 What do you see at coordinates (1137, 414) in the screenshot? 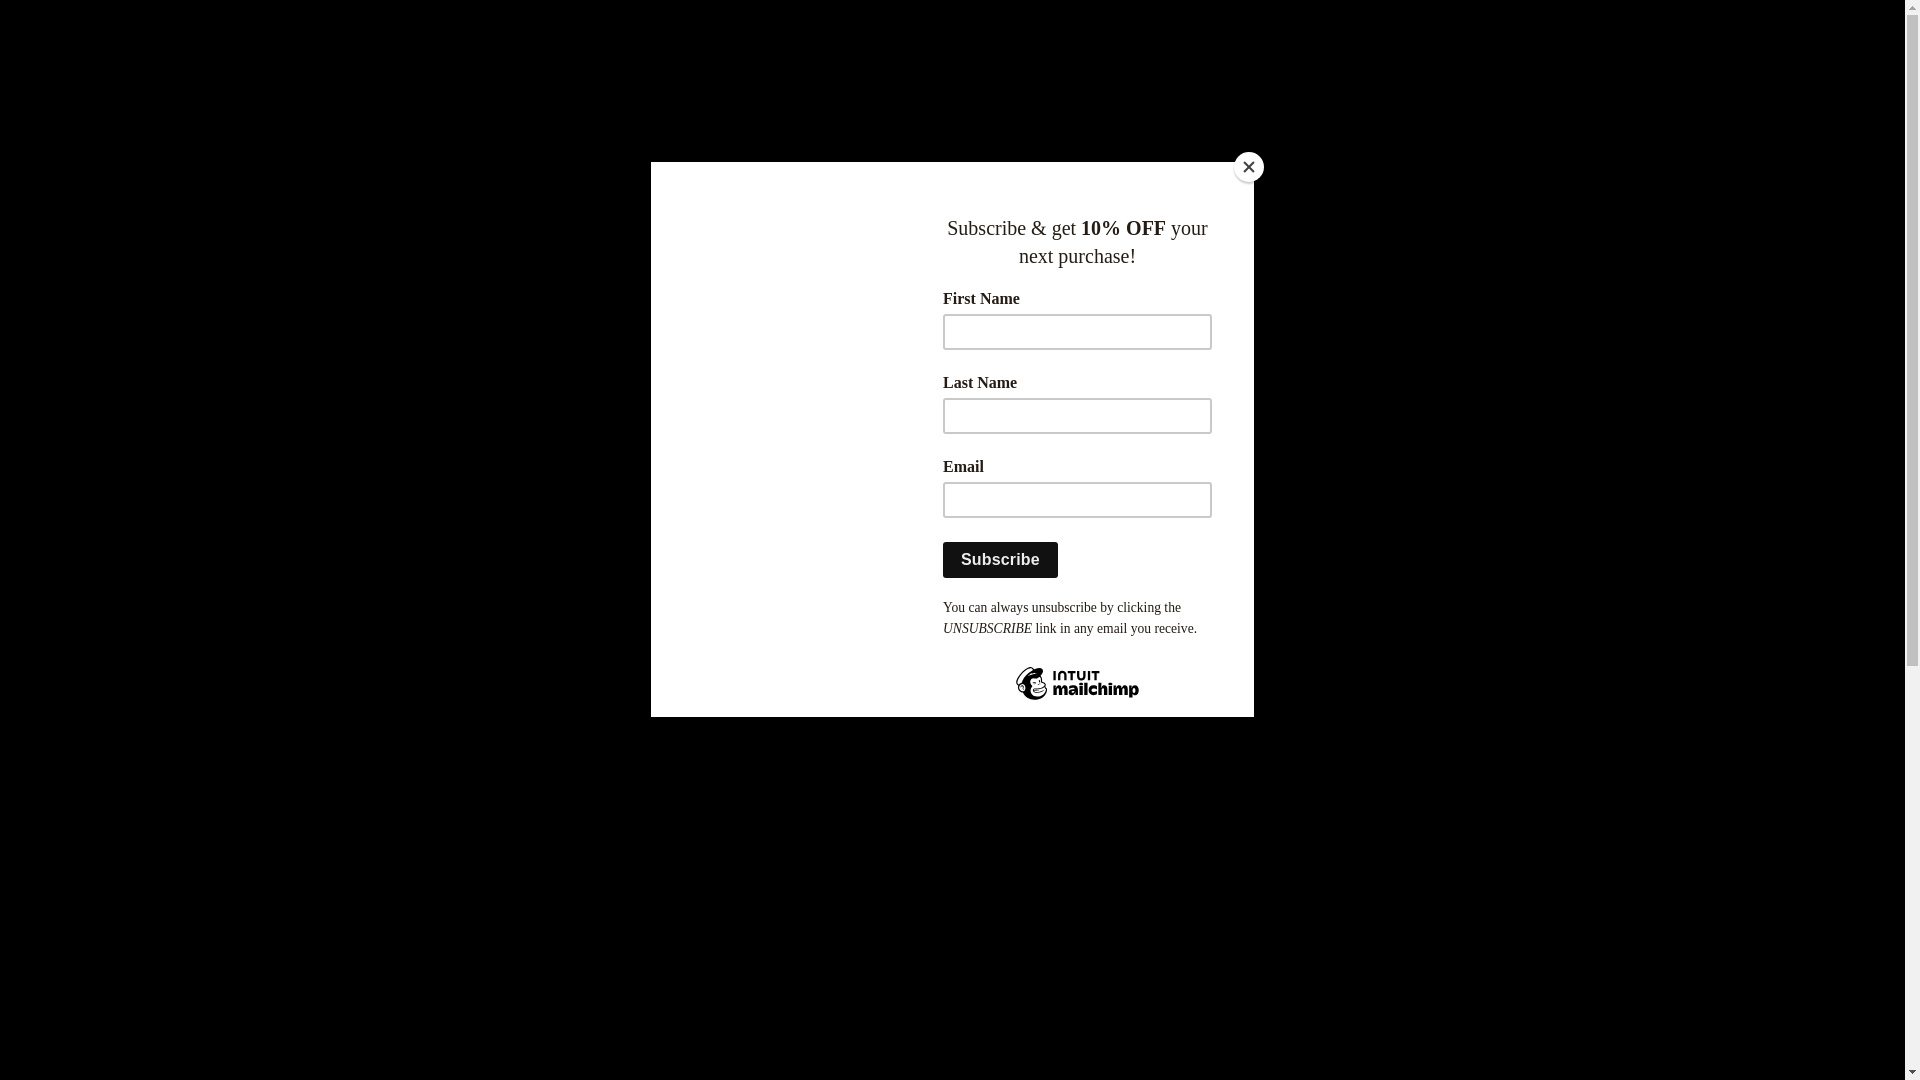
I see `'ABOUT'` at bounding box center [1137, 414].